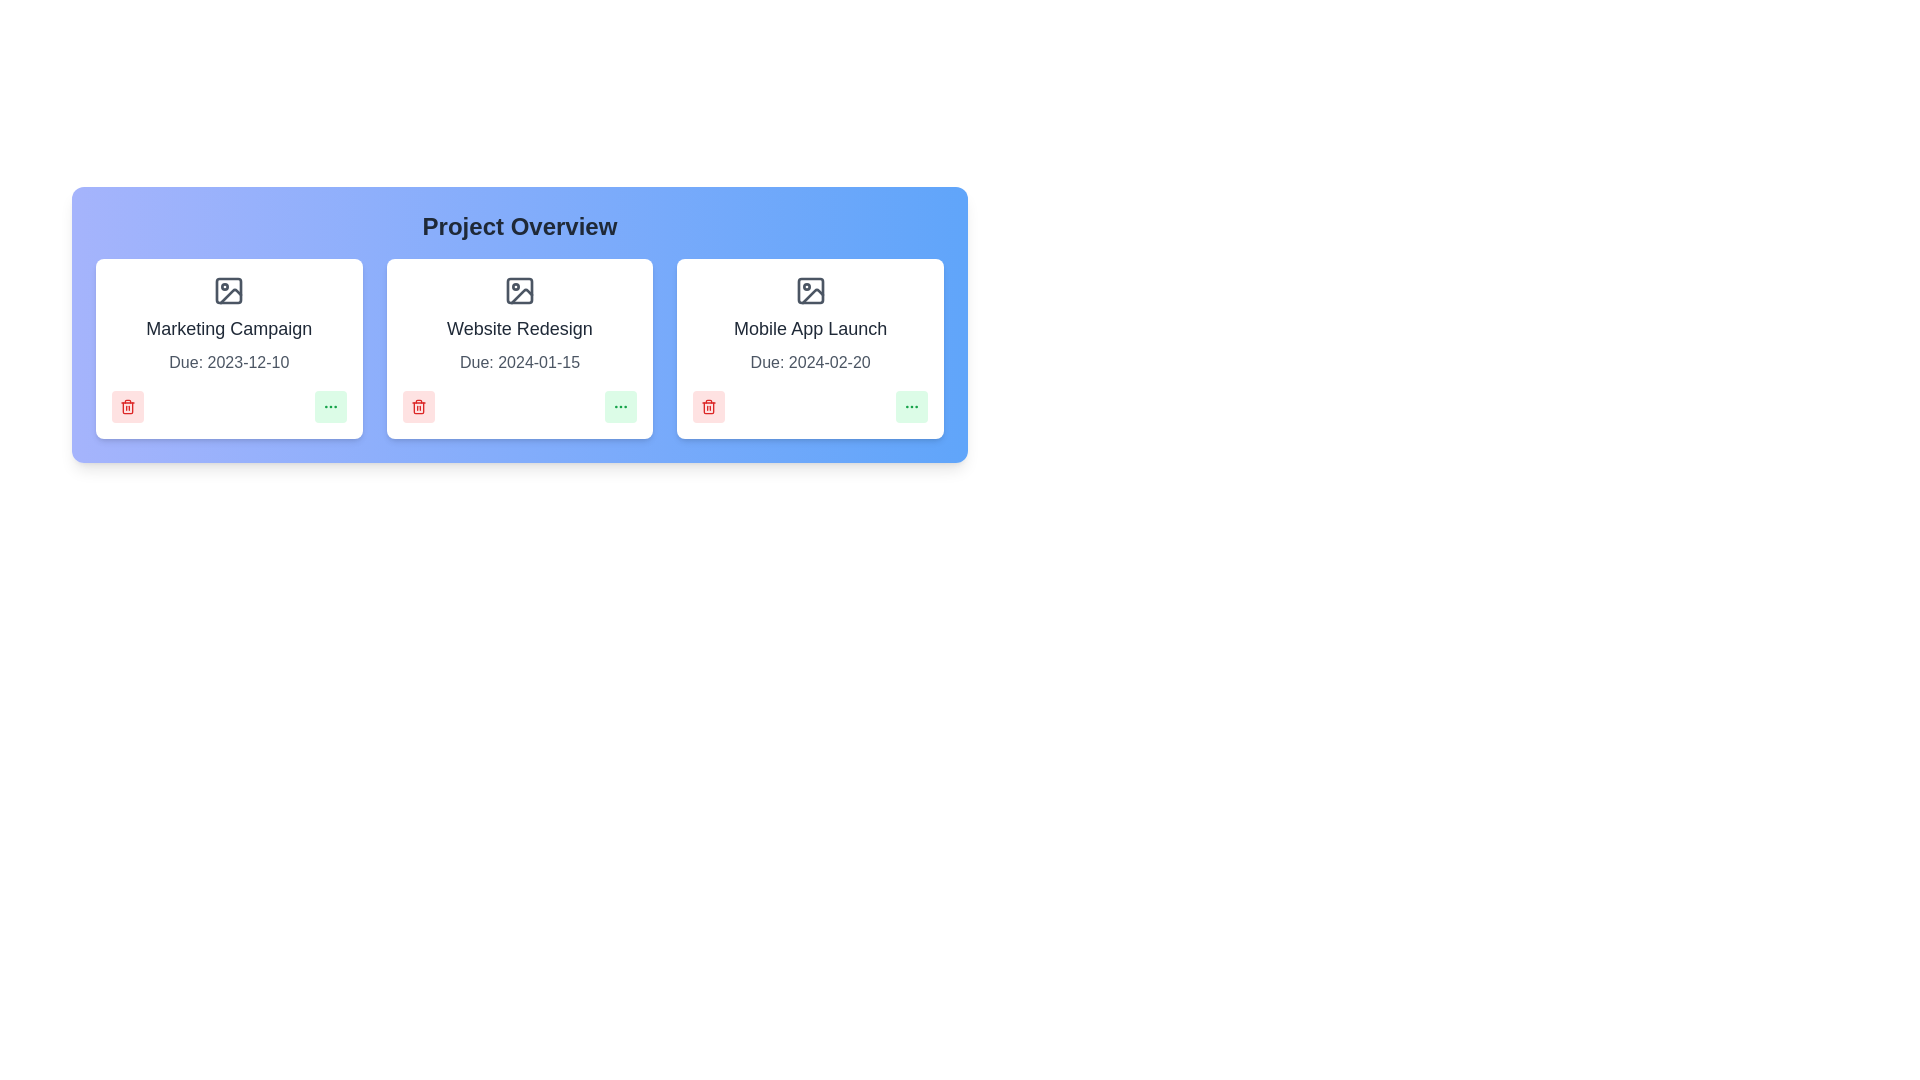 The width and height of the screenshot is (1920, 1080). Describe the element at coordinates (229, 290) in the screenshot. I see `the project image placeholder to trigger its associated action` at that location.